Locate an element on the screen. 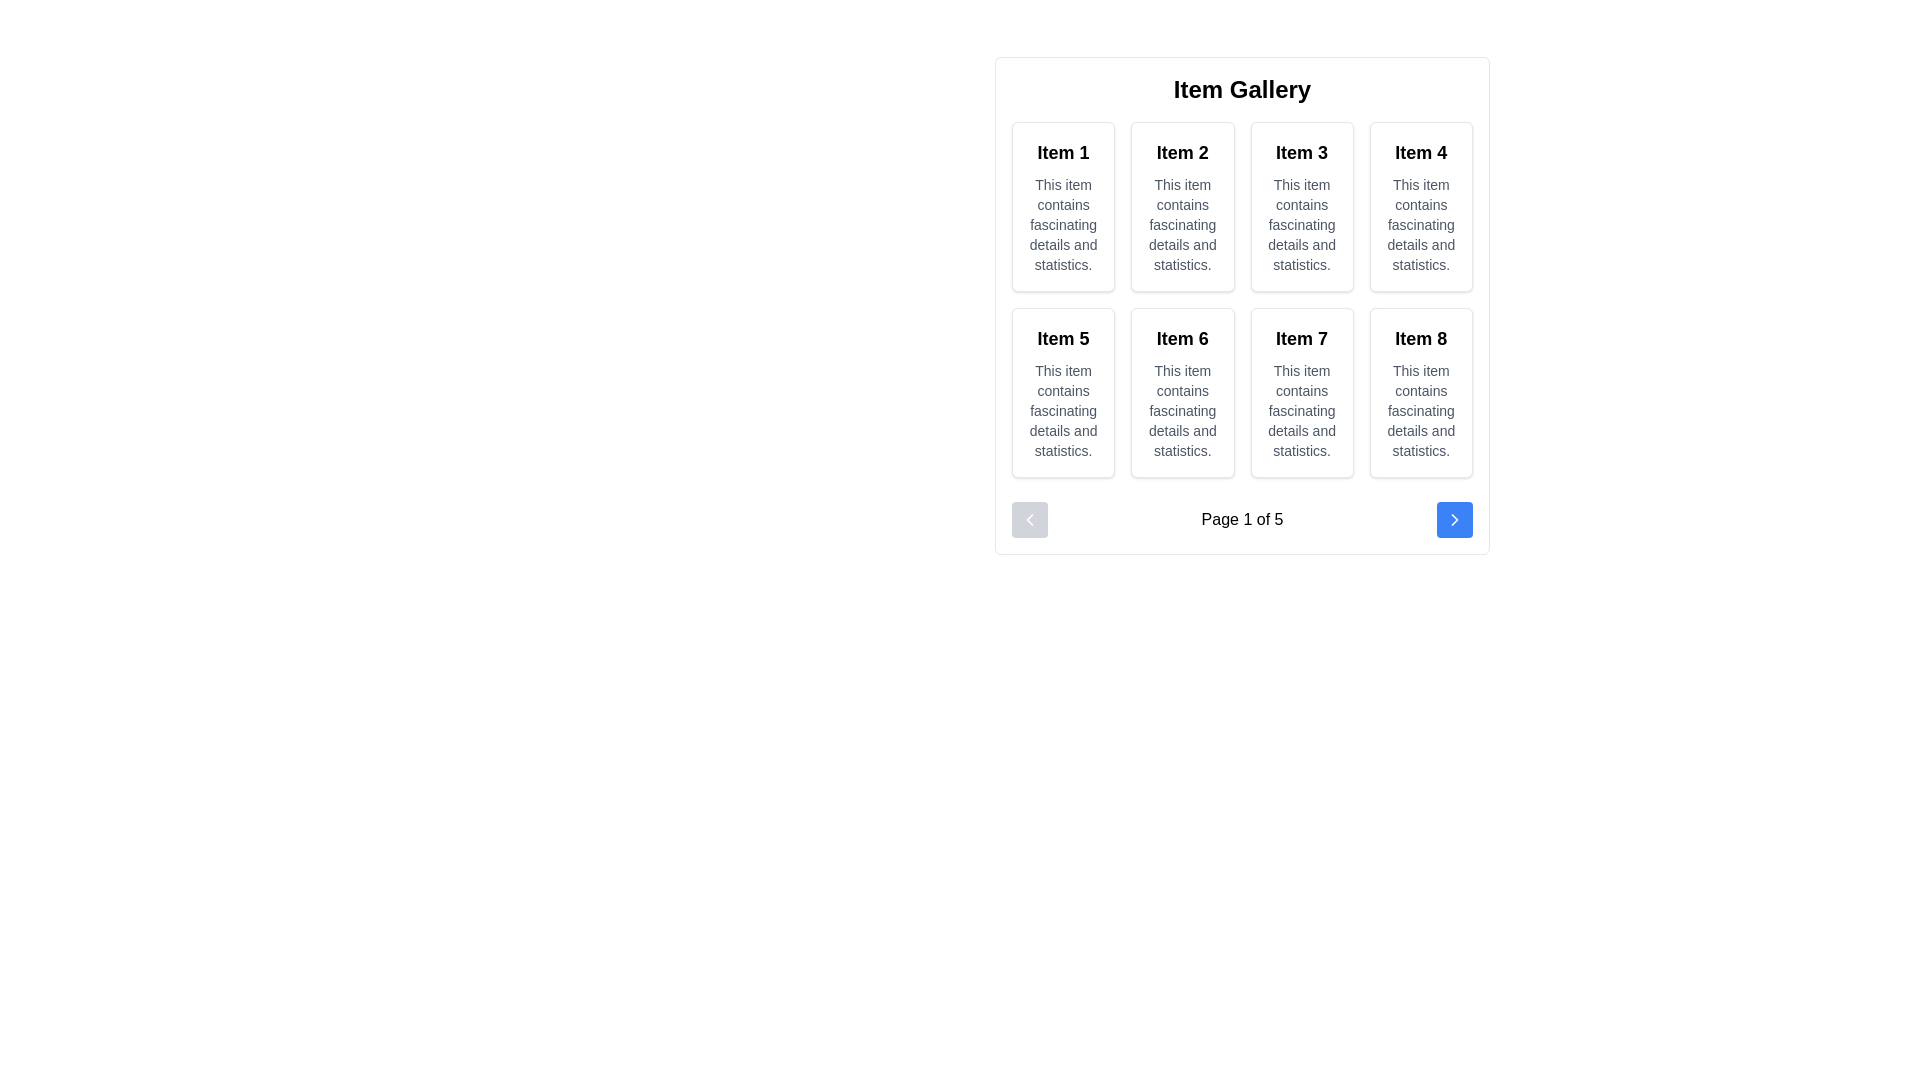 The height and width of the screenshot is (1080, 1920). descriptive text located below the title 'Item 4' in the top-right corner of the item gallery grid is located at coordinates (1420, 224).